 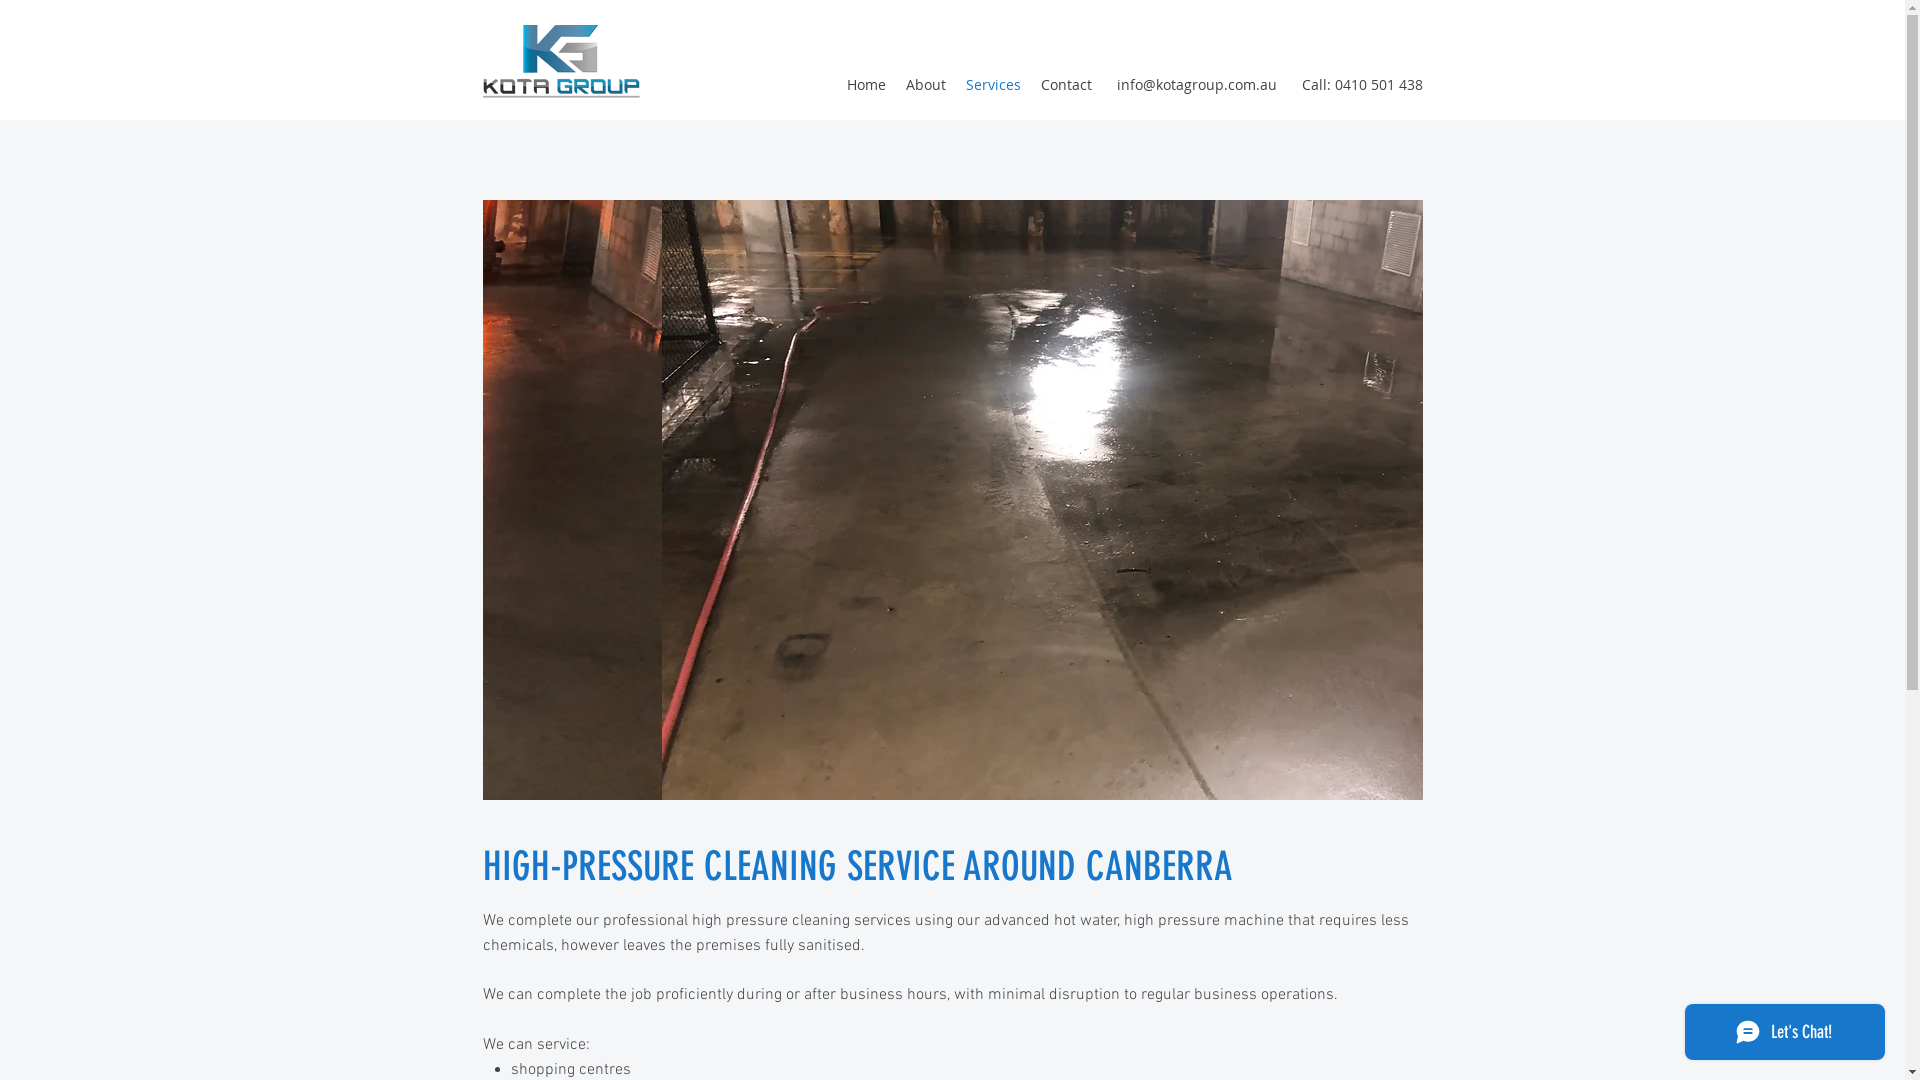 I want to click on 'info@kotagroup.com.au', so click(x=1195, y=83).